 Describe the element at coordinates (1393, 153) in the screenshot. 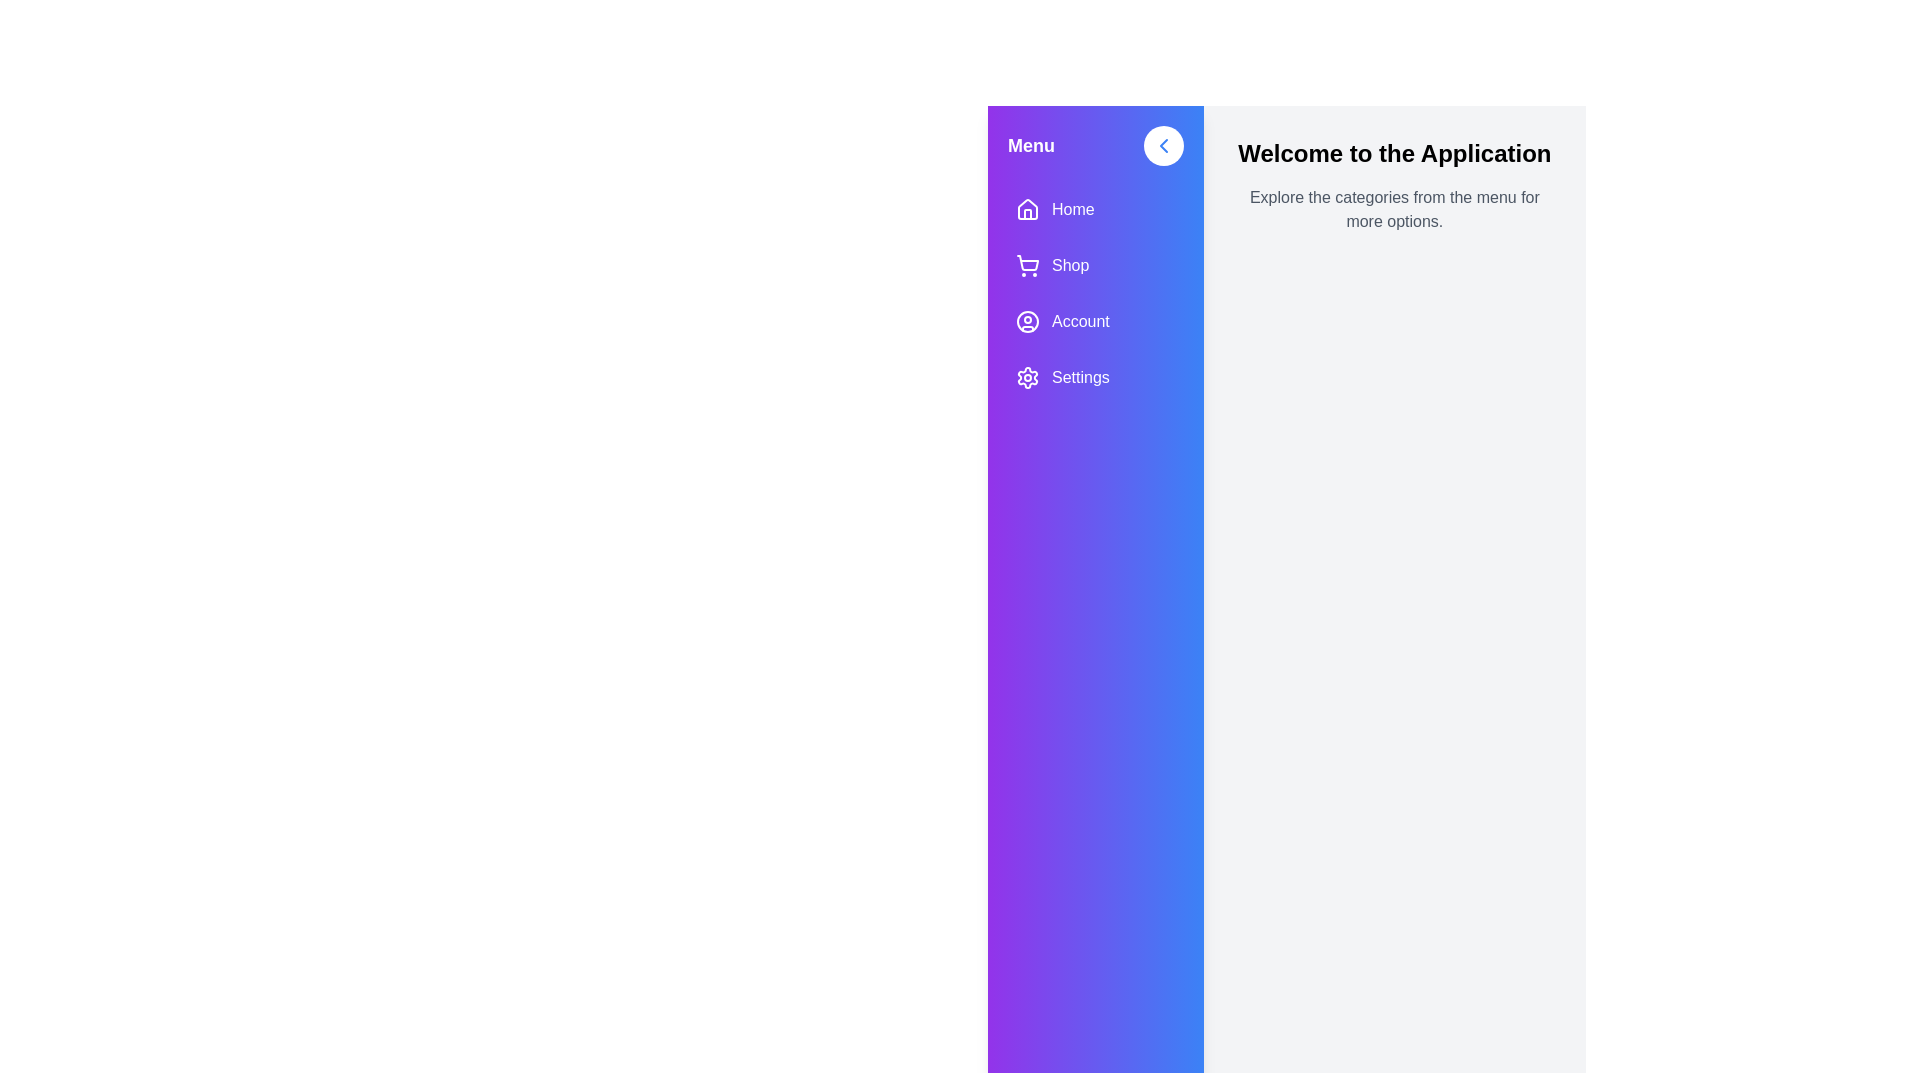

I see `the welcoming header text that greets users at the top of the main content area, above the subtitle text block` at that location.